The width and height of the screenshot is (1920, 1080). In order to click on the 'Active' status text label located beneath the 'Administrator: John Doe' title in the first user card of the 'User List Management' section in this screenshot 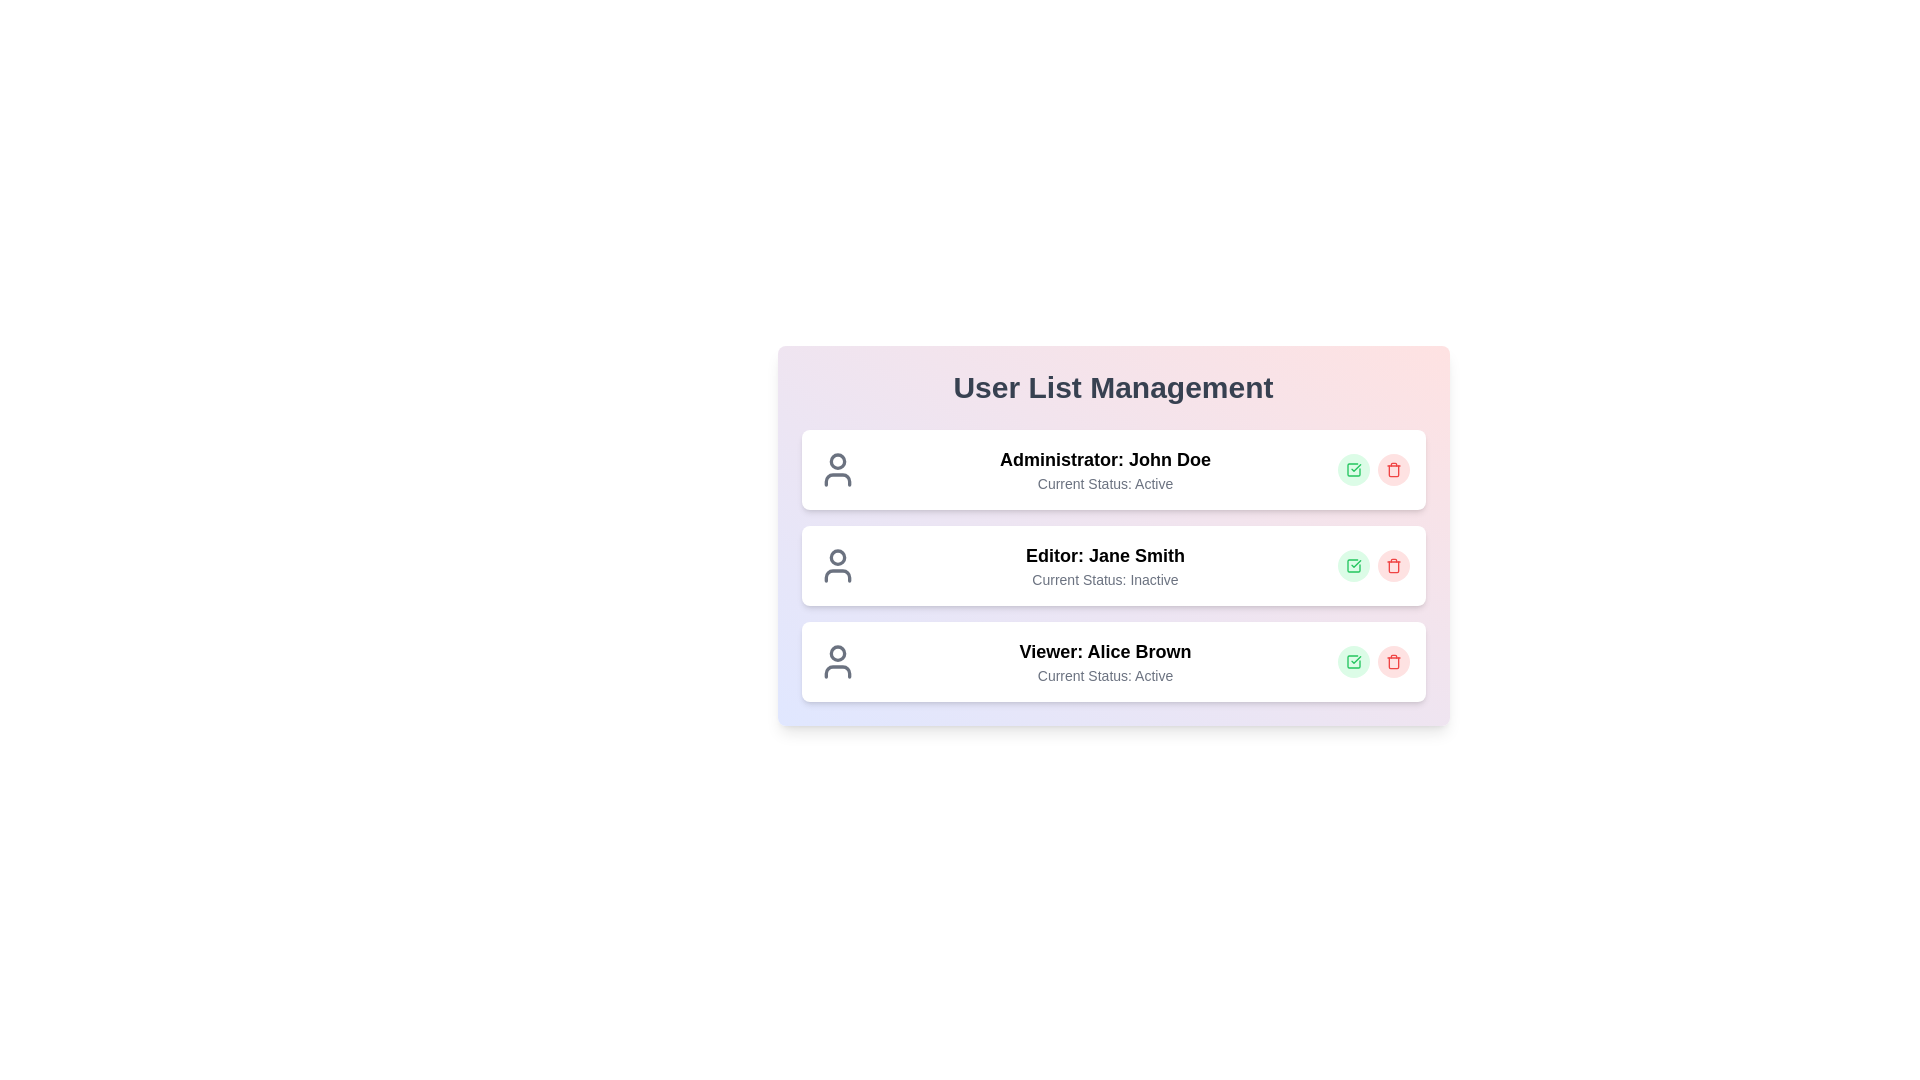, I will do `click(1104, 483)`.